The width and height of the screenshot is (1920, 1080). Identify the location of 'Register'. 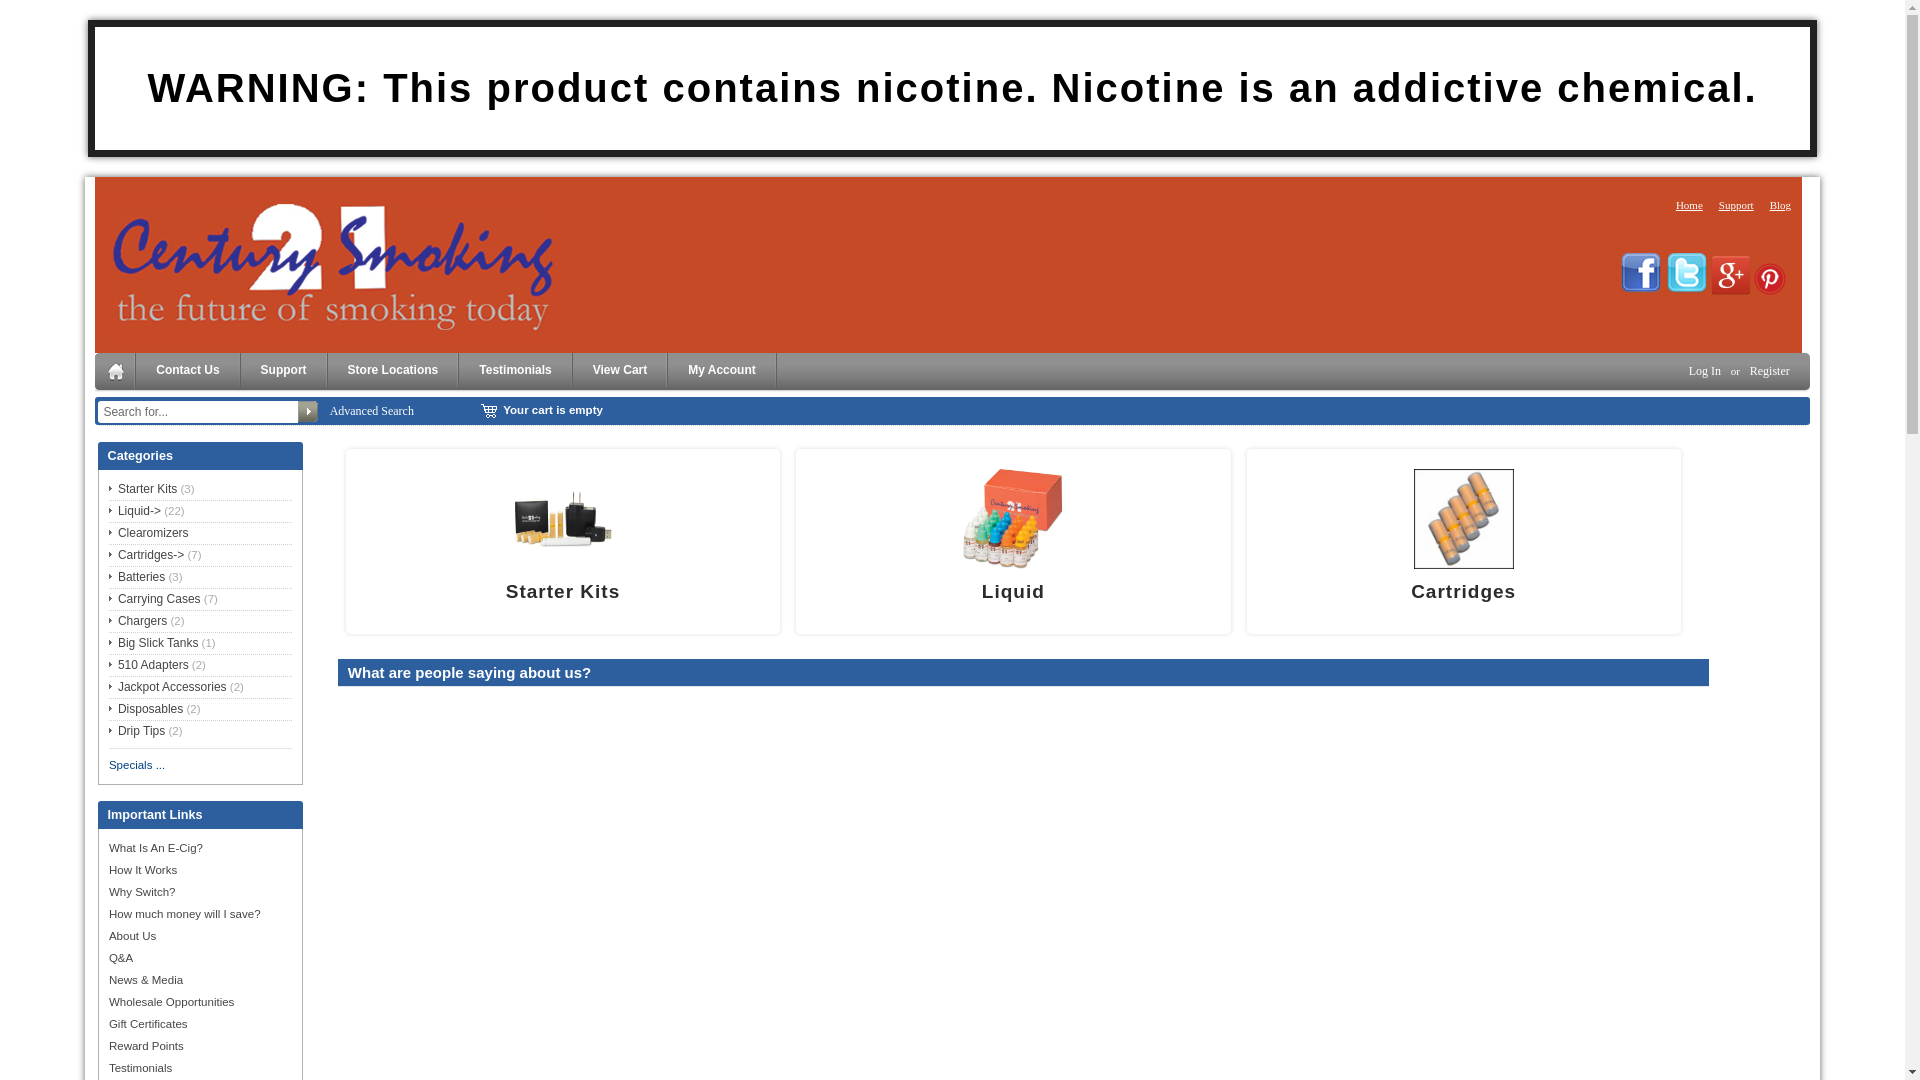
(1770, 370).